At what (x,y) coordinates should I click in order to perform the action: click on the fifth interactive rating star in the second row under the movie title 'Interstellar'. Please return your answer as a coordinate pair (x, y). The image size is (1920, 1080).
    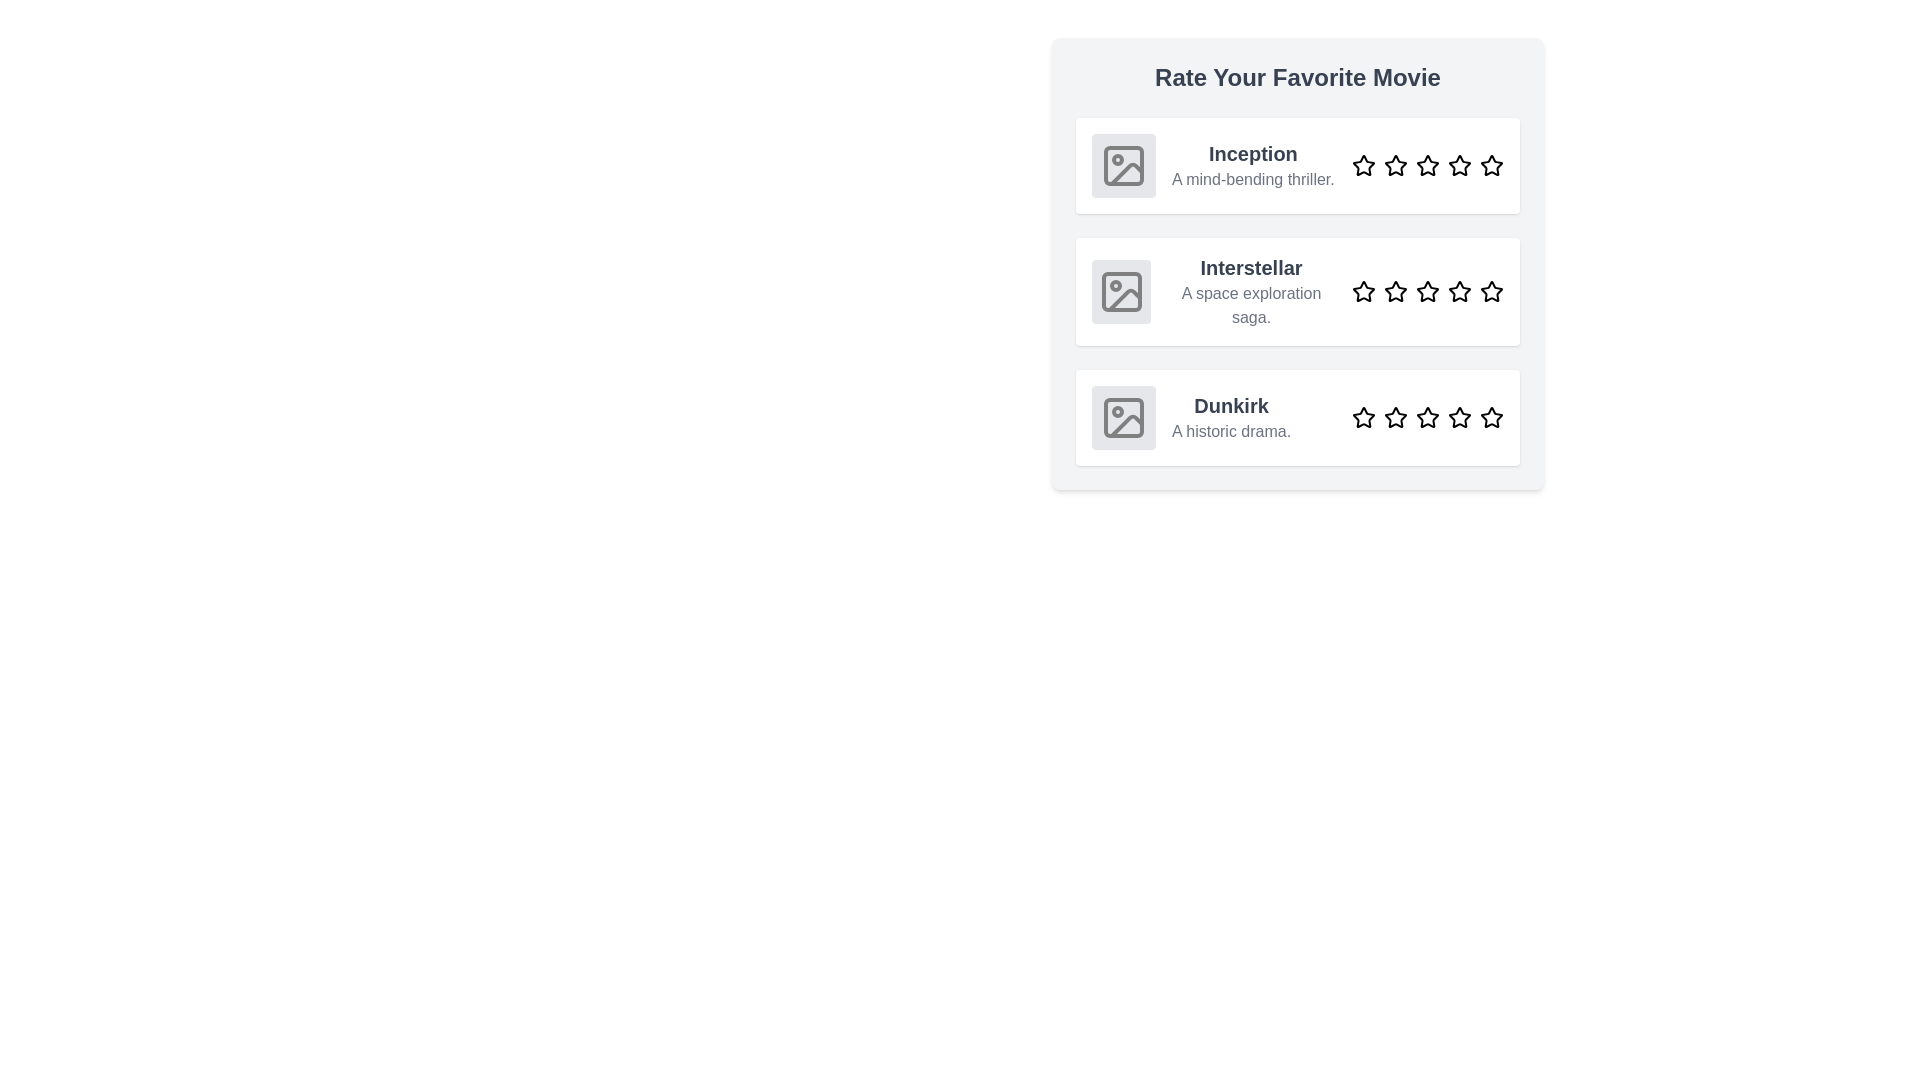
    Looking at the image, I should click on (1492, 291).